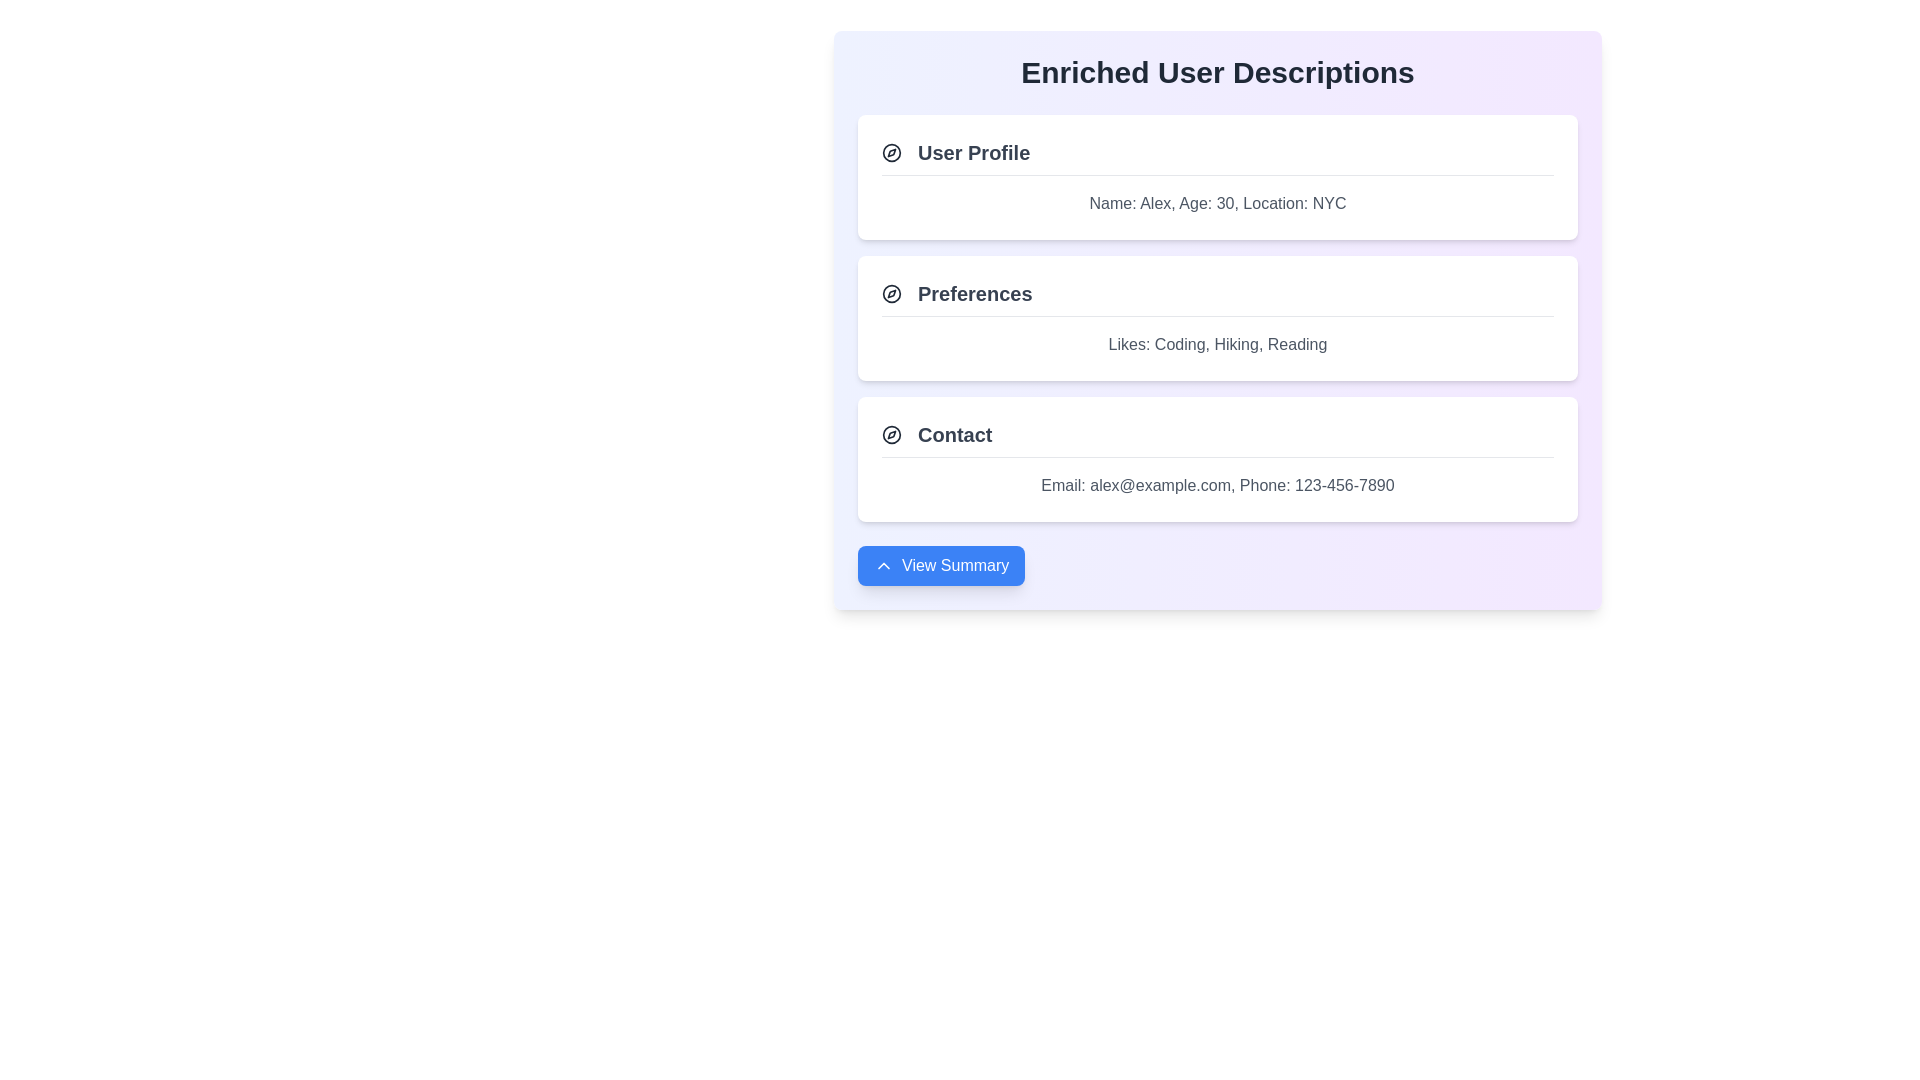 The width and height of the screenshot is (1920, 1080). What do you see at coordinates (891, 152) in the screenshot?
I see `the compass-like icon located at the leftmost side of the 'User Profile' section header` at bounding box center [891, 152].